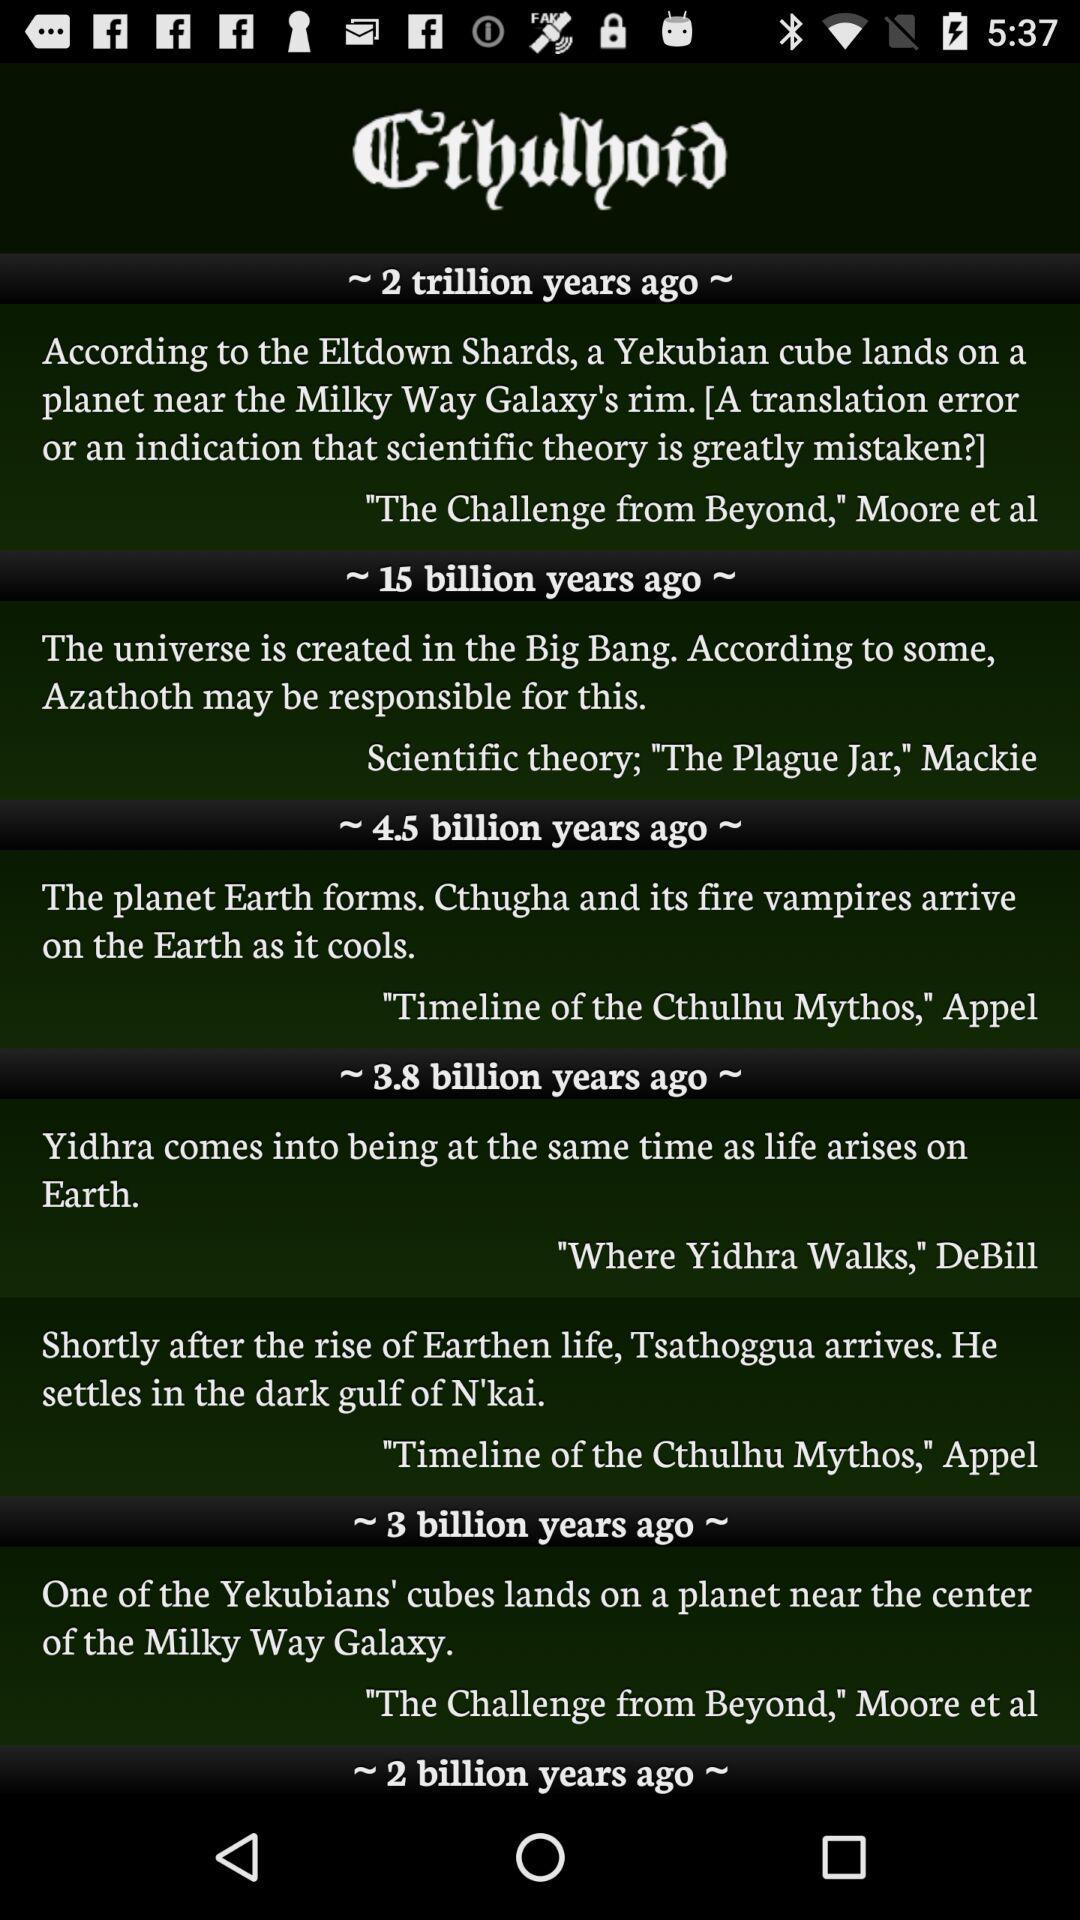 Image resolution: width=1080 pixels, height=1920 pixels. I want to click on the scientific theory the icon, so click(540, 754).